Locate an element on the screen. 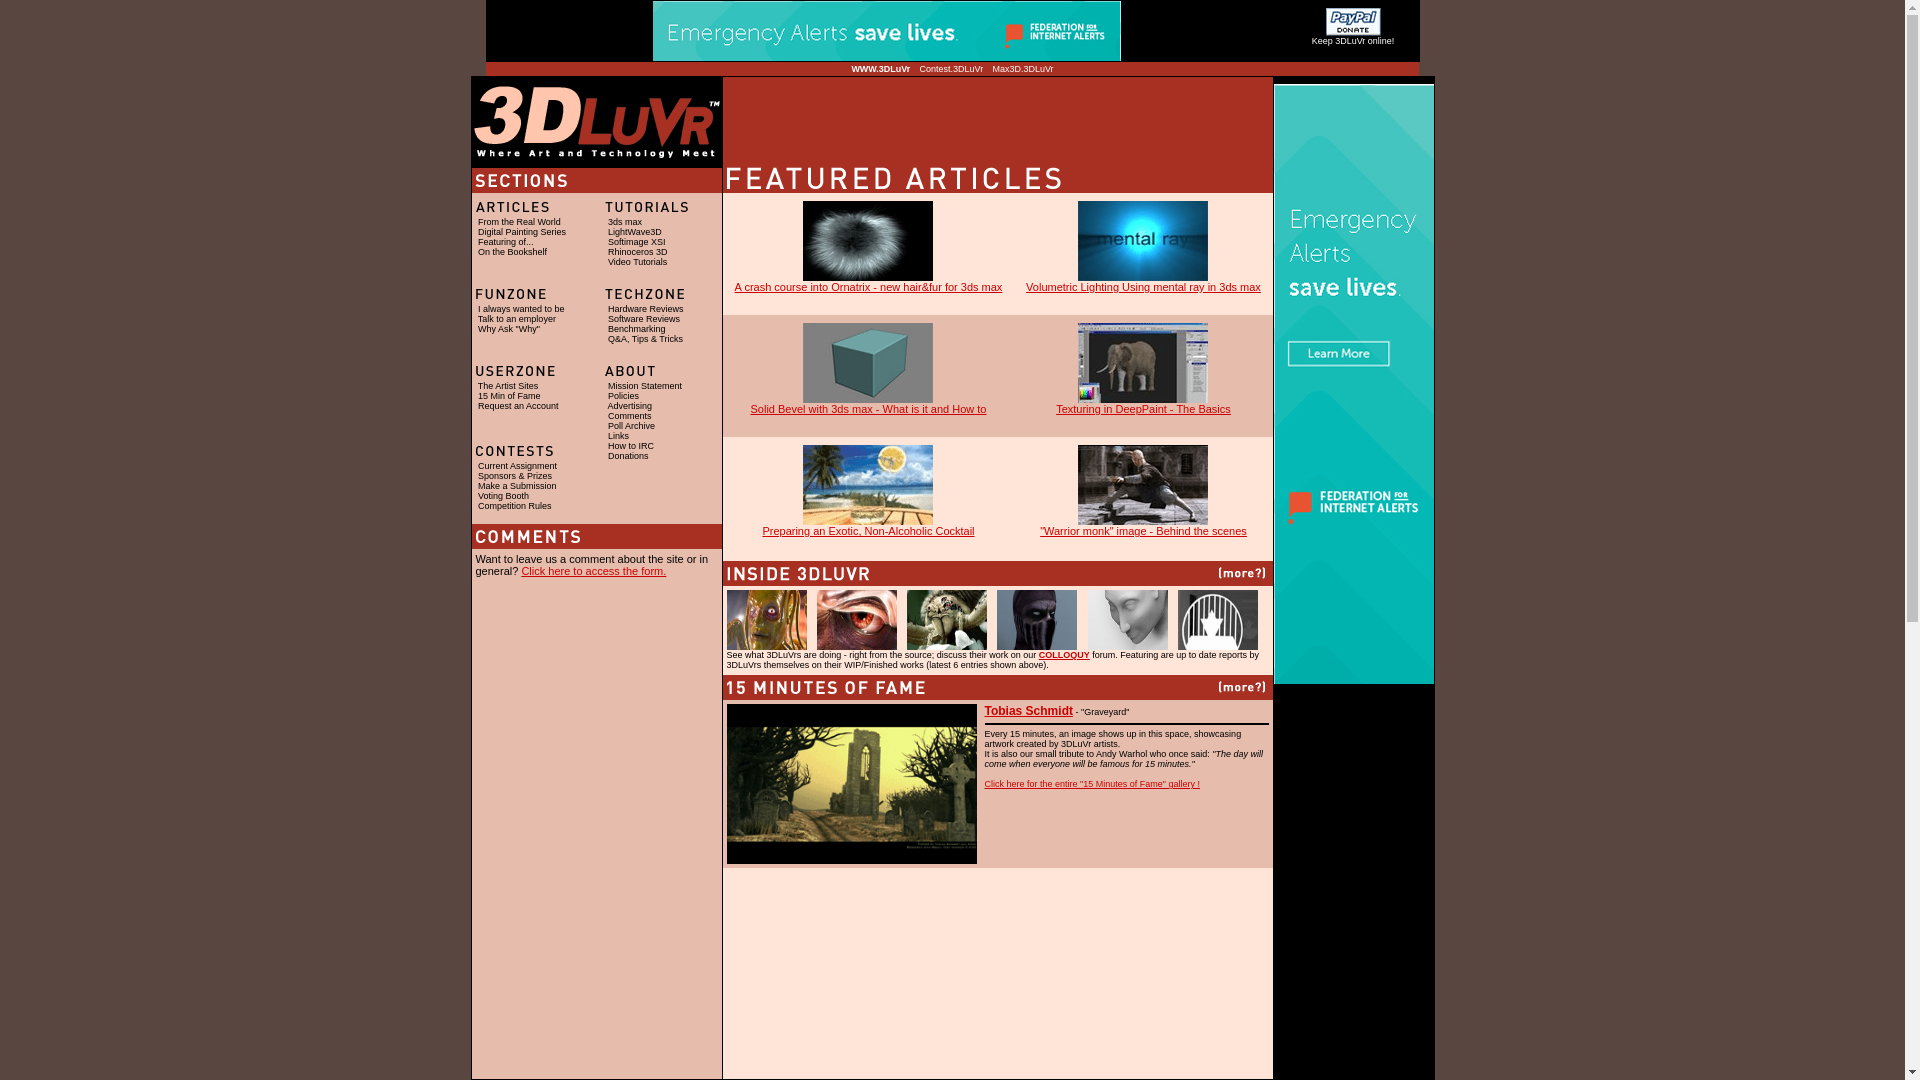 The width and height of the screenshot is (1920, 1080). 'Click here for the entire "15 Minutes of Fame" gallery !' is located at coordinates (1090, 782).